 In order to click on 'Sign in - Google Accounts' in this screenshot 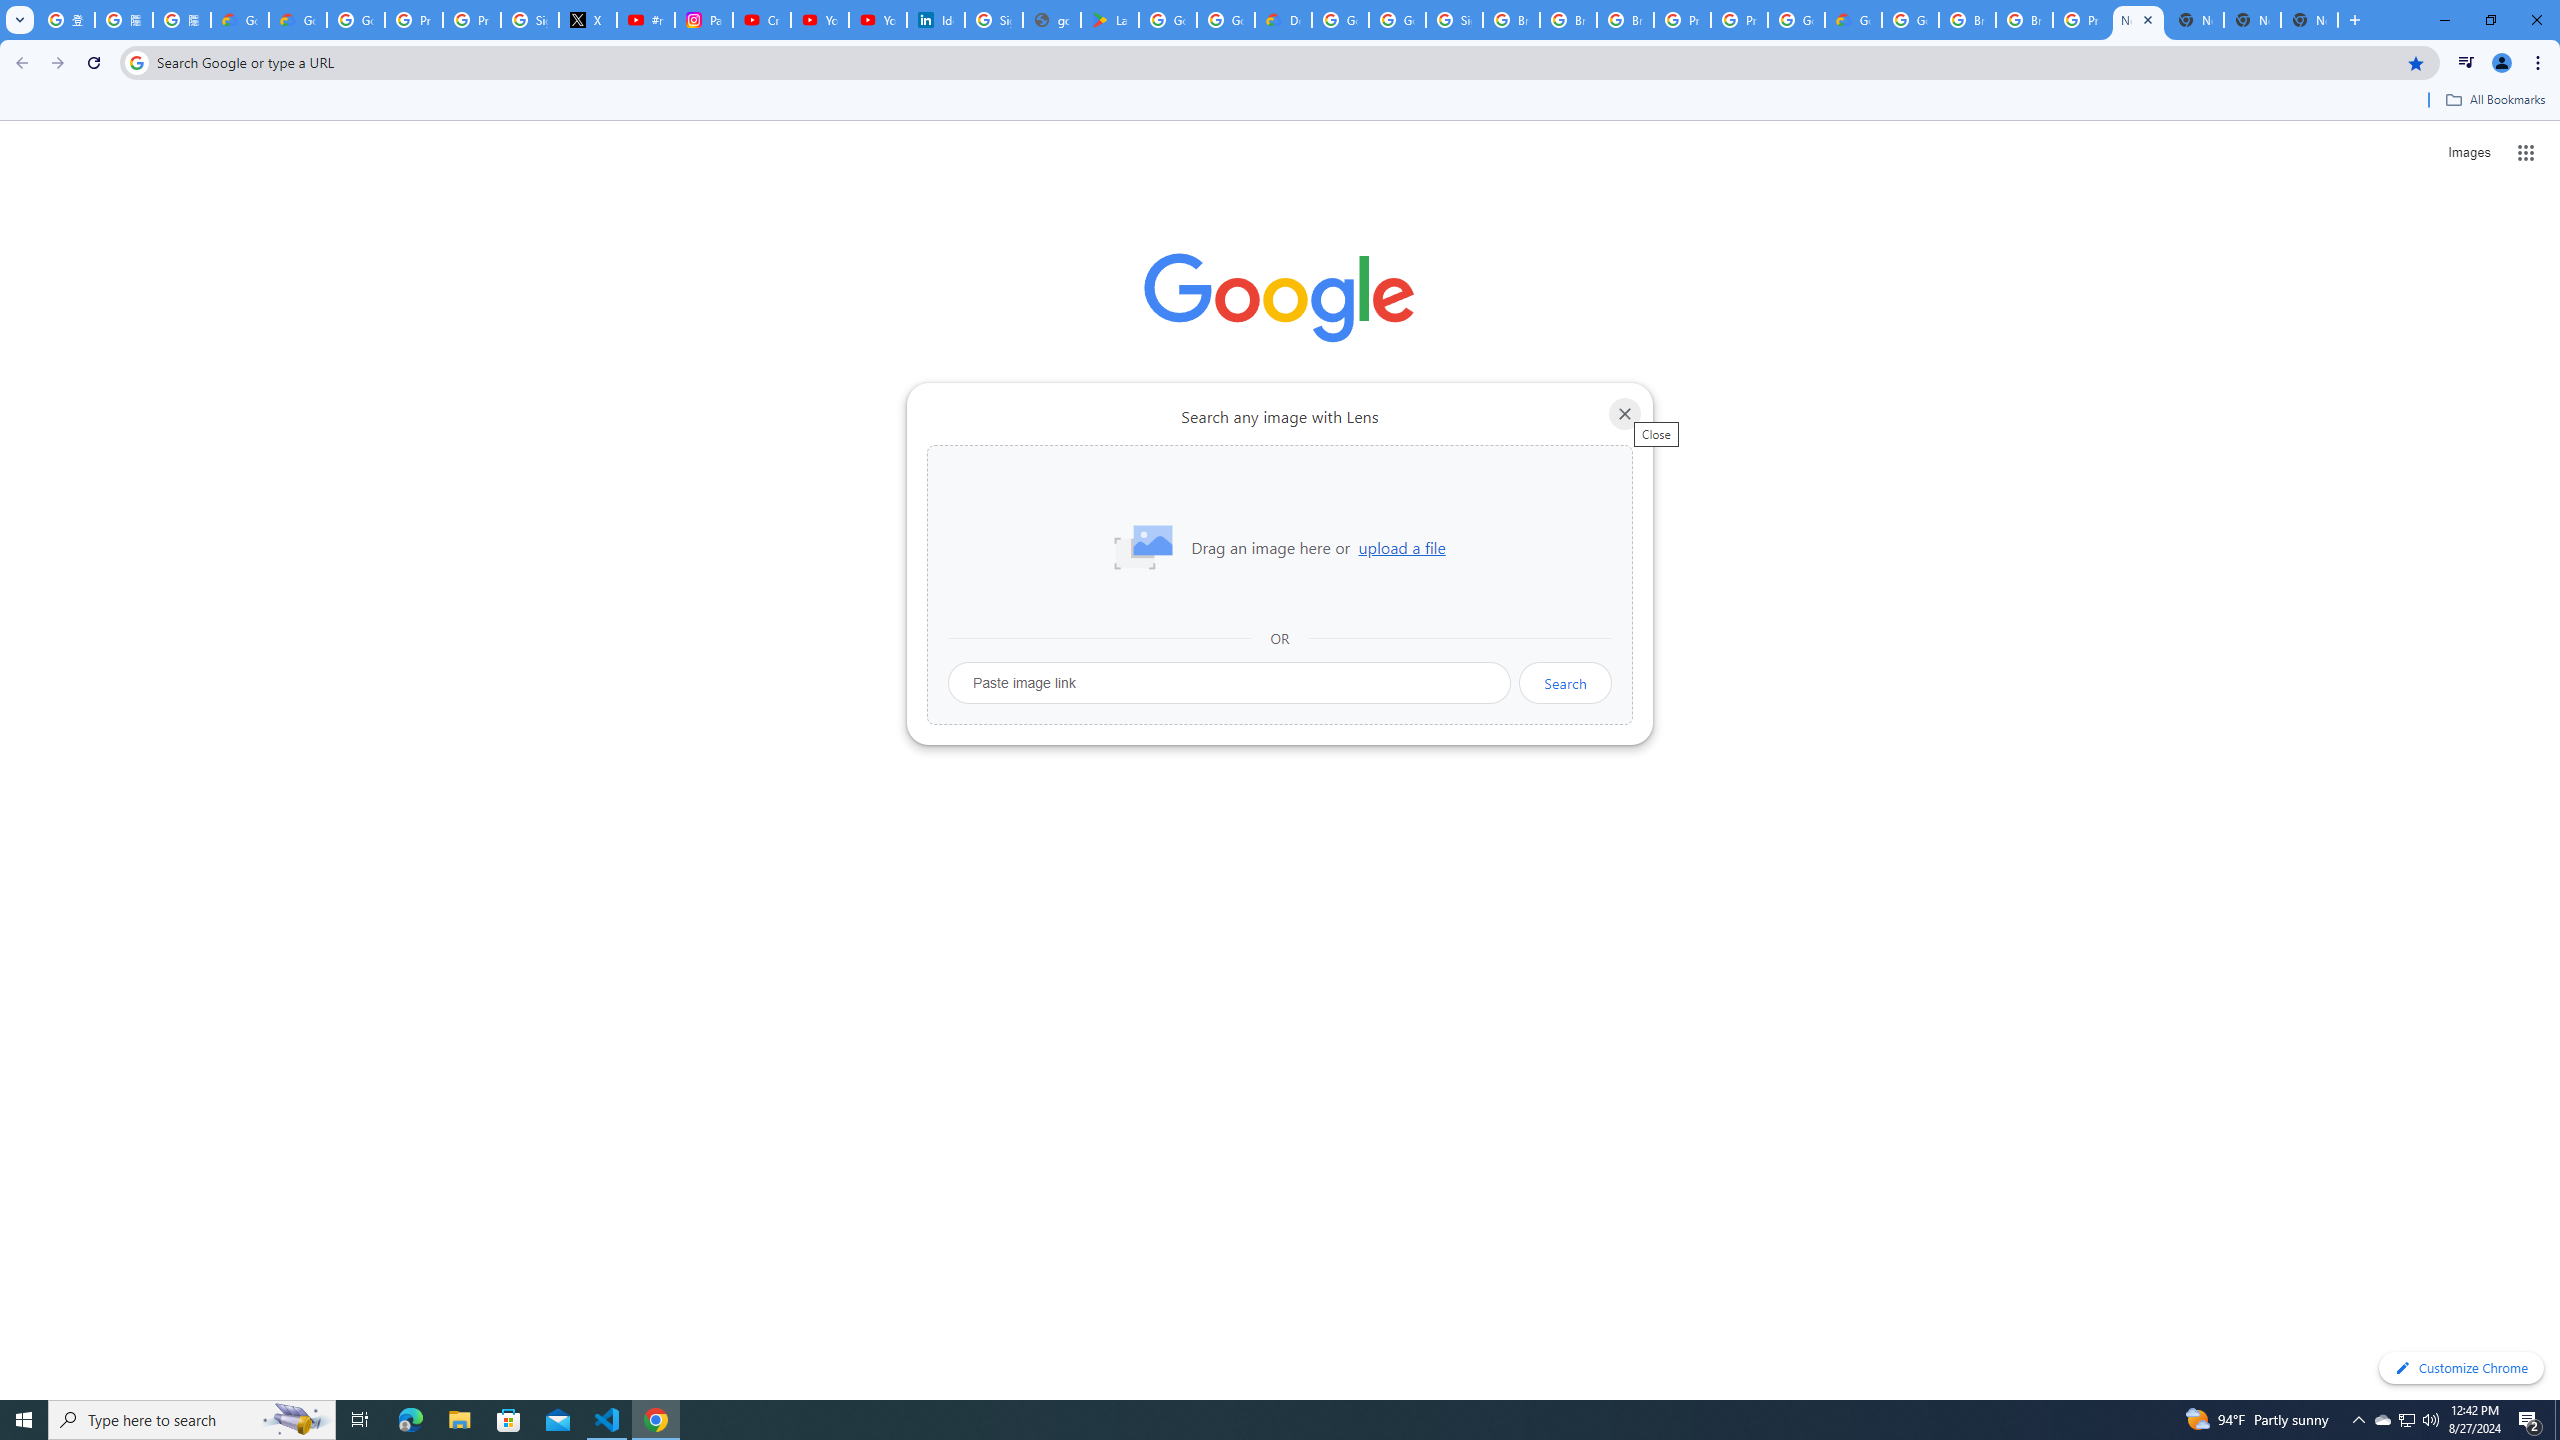, I will do `click(992, 19)`.